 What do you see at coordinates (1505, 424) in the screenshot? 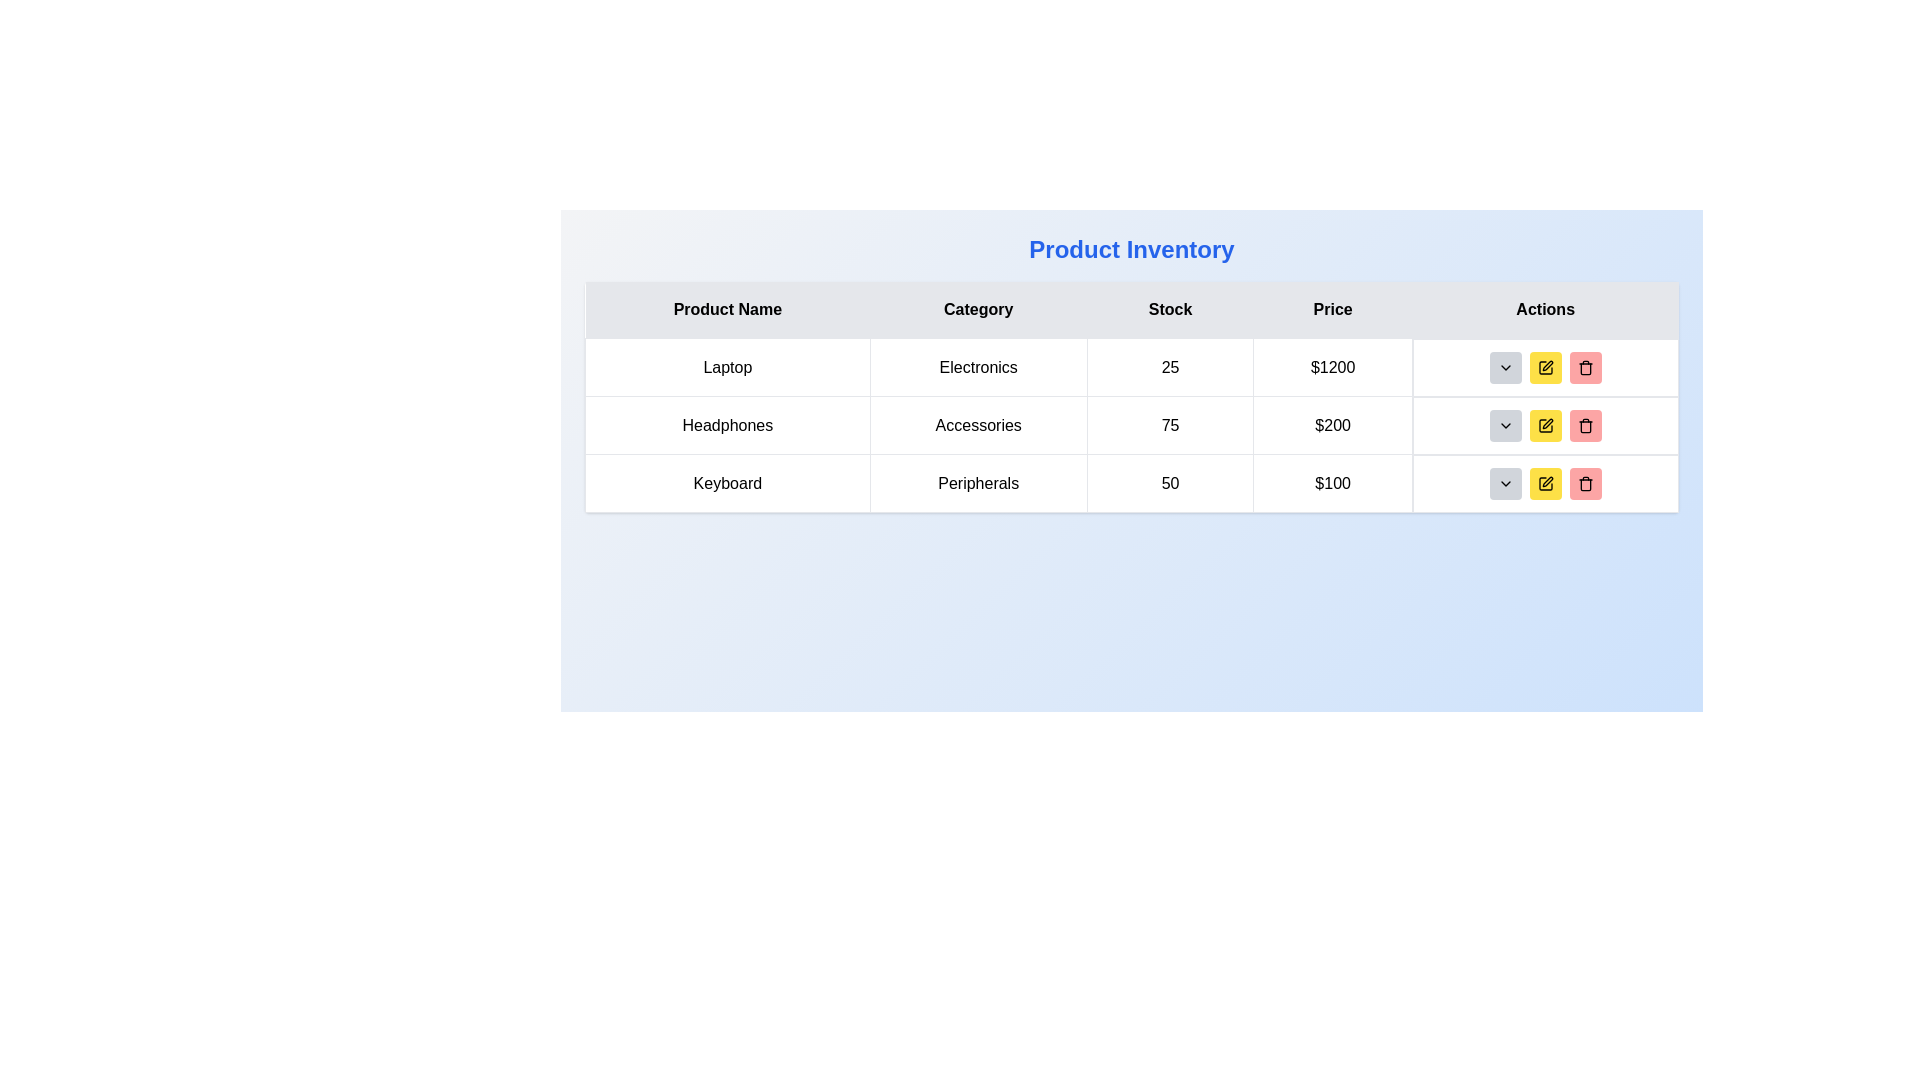
I see `the leftmost dropdown trigger button in the Actions column of the second row for the Headphones product` at bounding box center [1505, 424].